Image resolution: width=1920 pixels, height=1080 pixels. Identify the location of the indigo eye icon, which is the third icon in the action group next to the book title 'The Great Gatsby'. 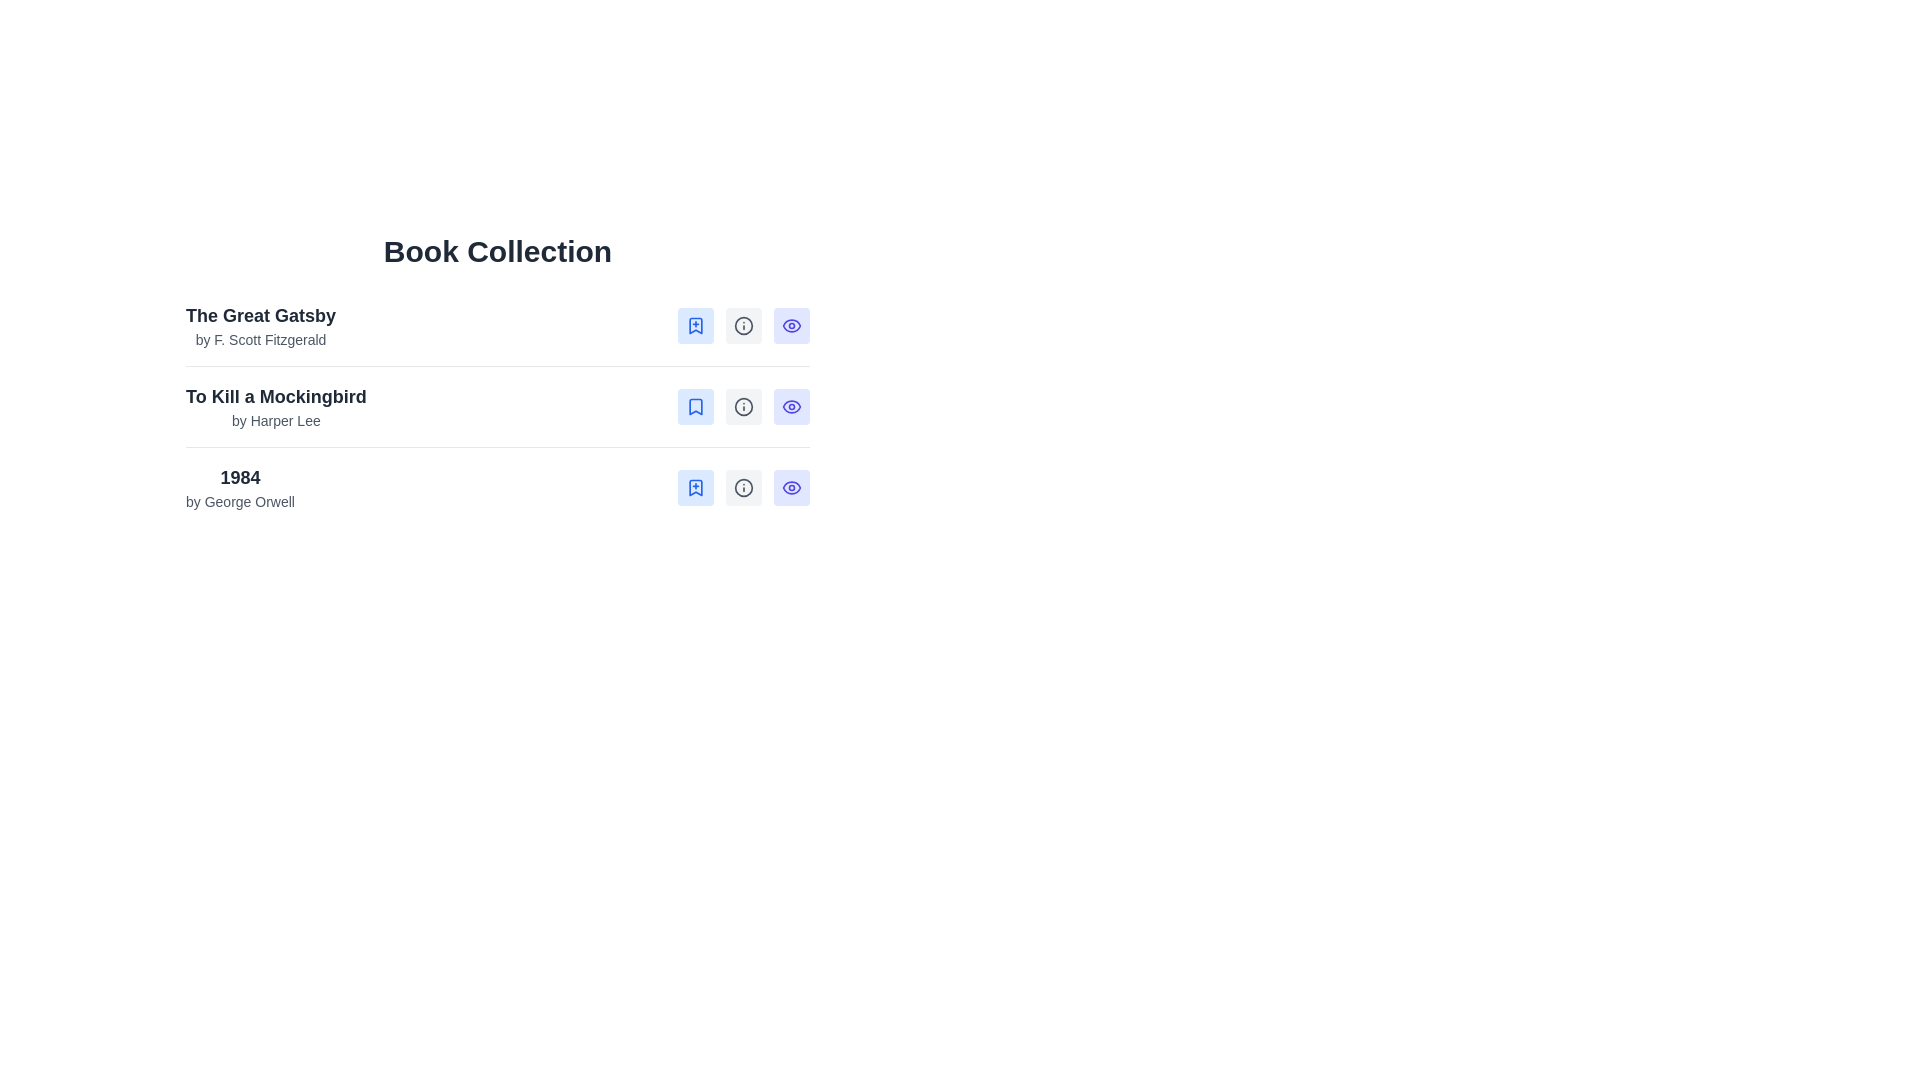
(791, 325).